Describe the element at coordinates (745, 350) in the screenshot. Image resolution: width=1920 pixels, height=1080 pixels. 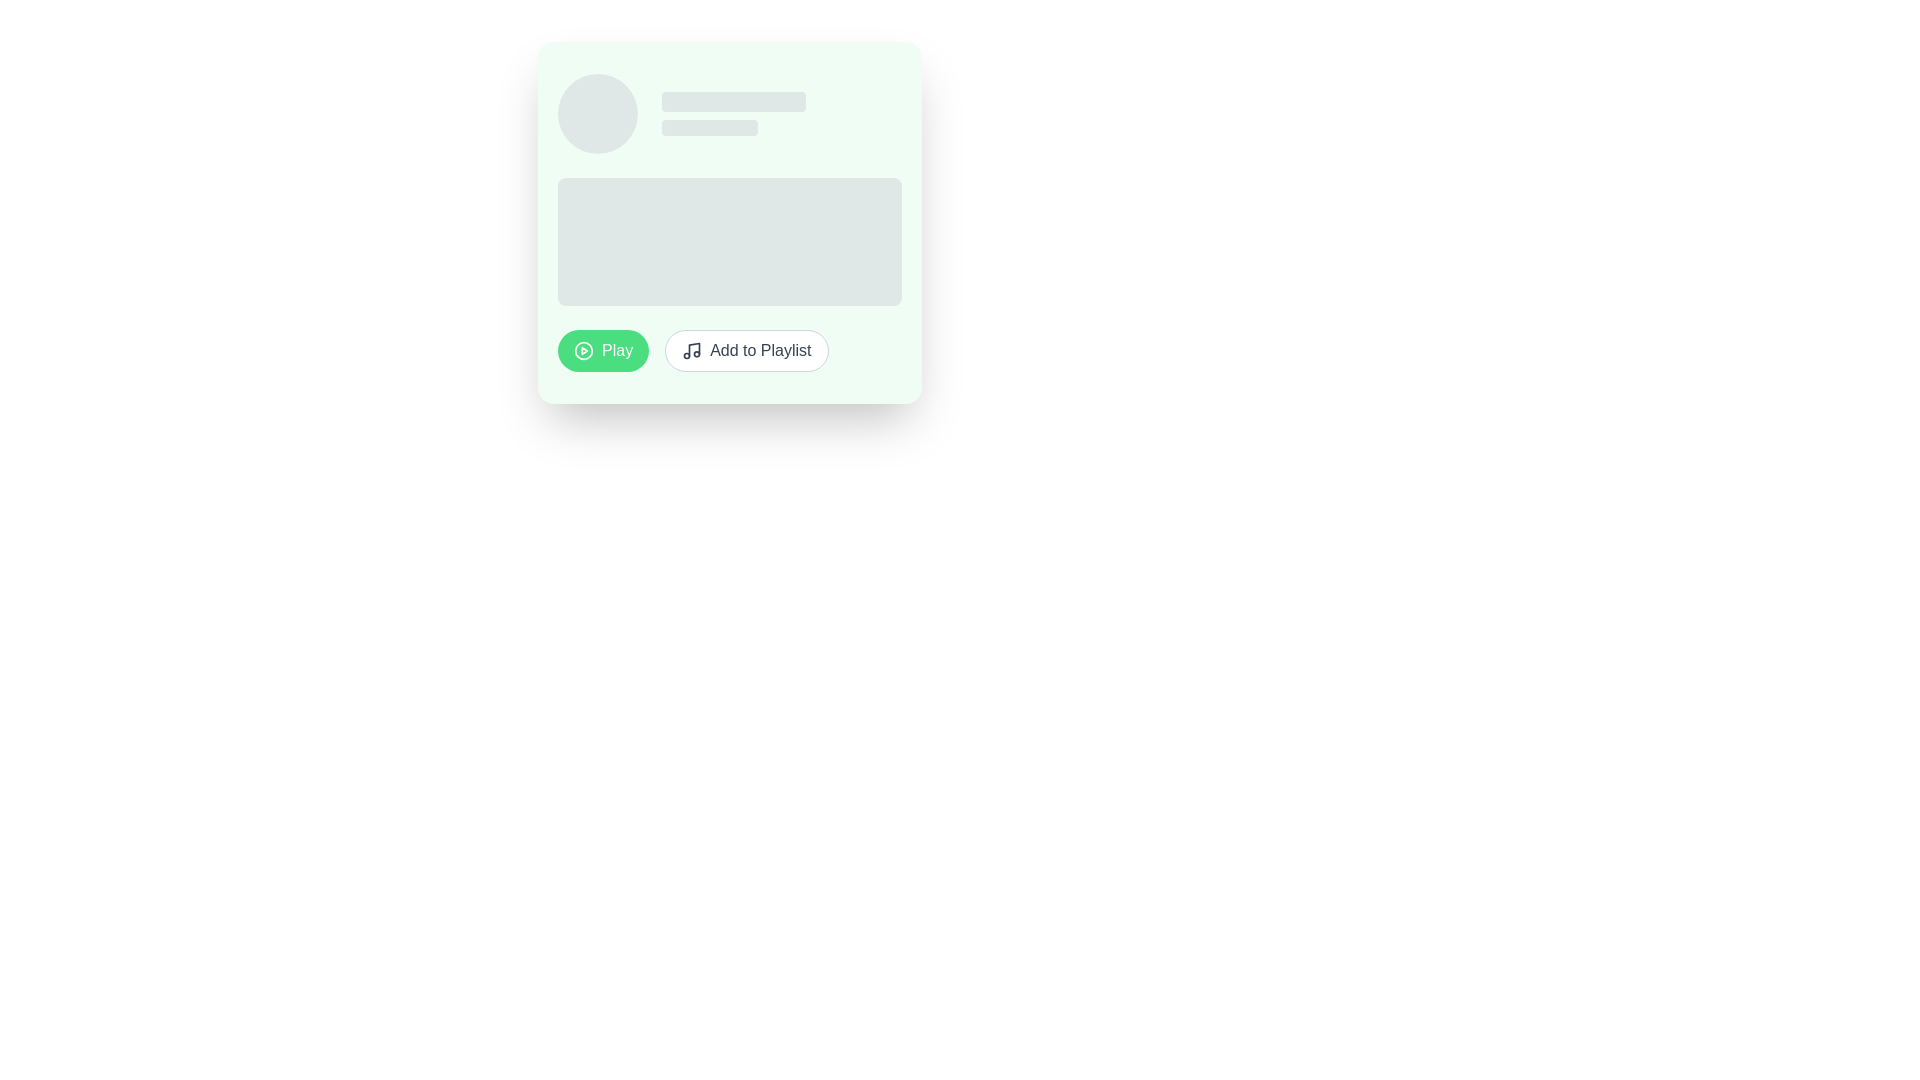
I see `the 'Add to Playlist' button, which has a white background, gray border, and rounded edges, located to the right of the 'Play' button` at that location.